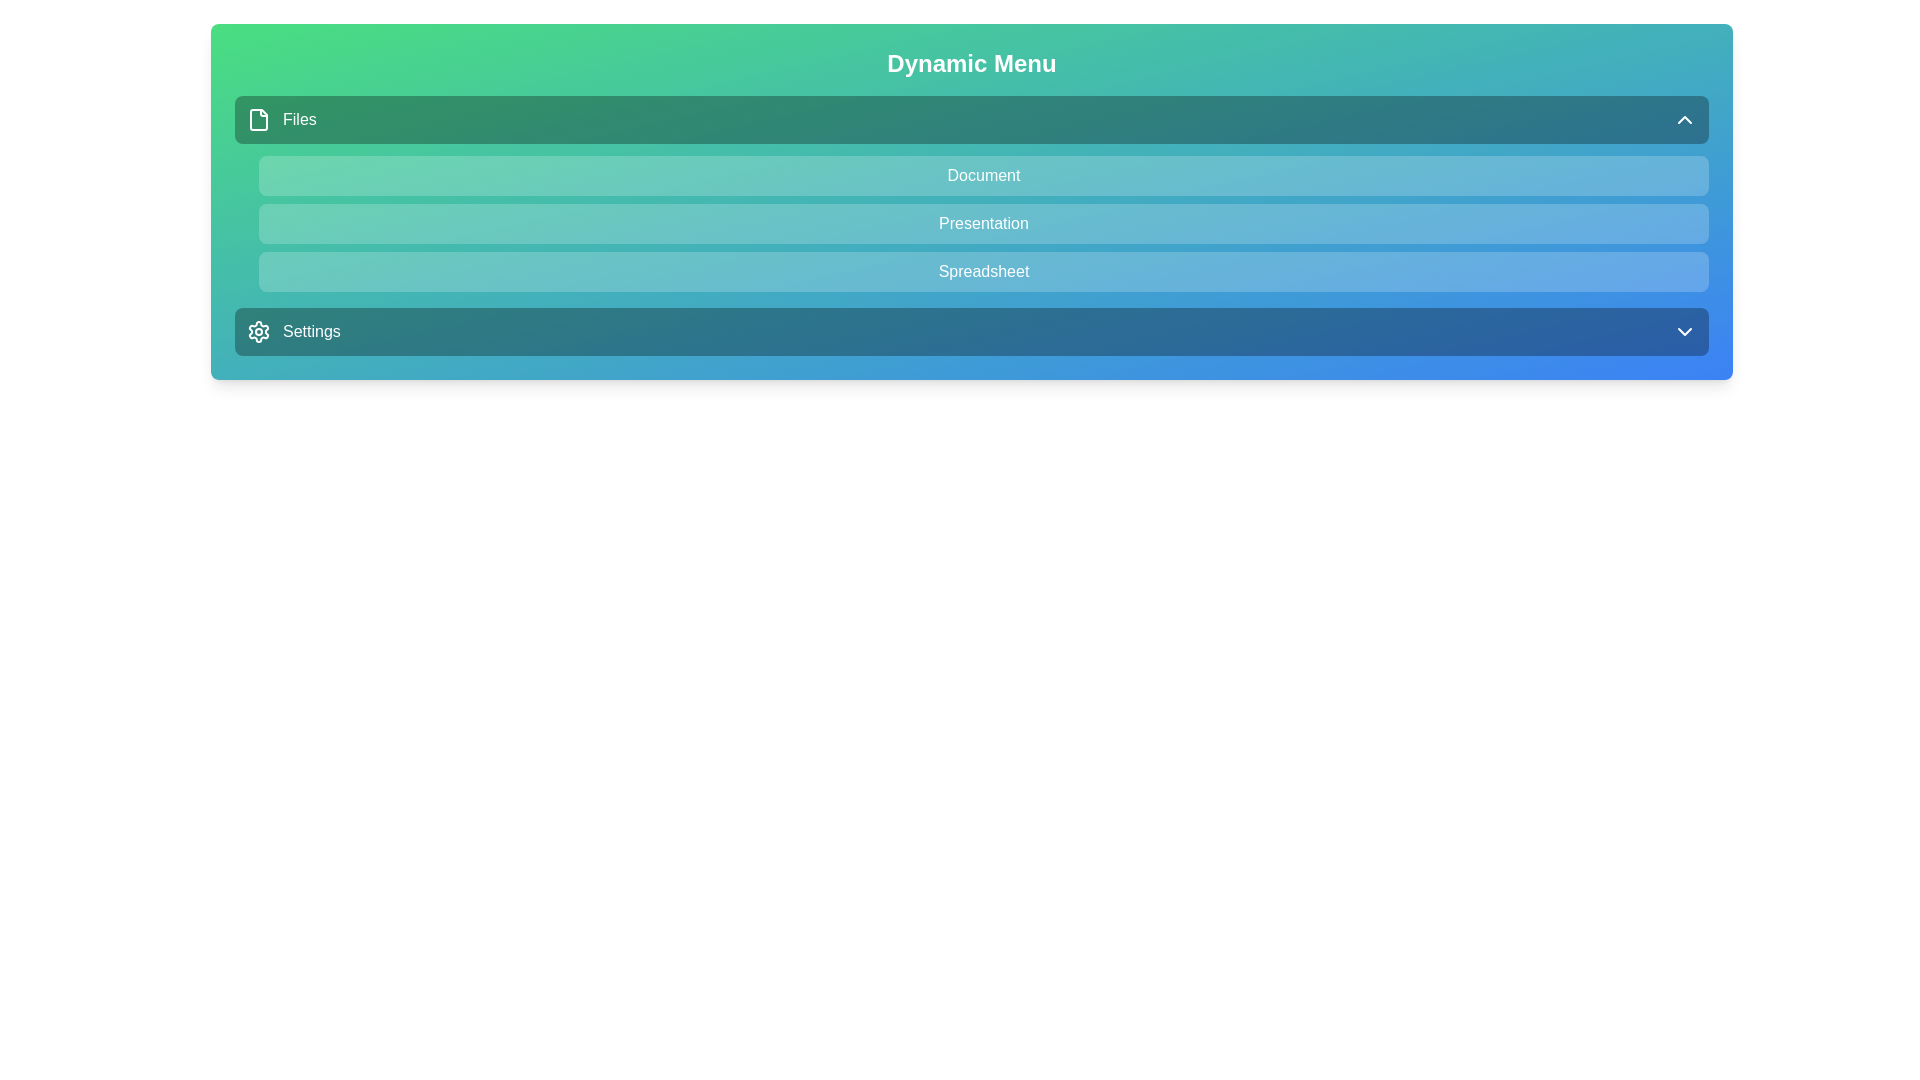 The image size is (1920, 1080). What do you see at coordinates (971, 119) in the screenshot?
I see `the first interactive menu item in the 'Dynamic Menu'` at bounding box center [971, 119].